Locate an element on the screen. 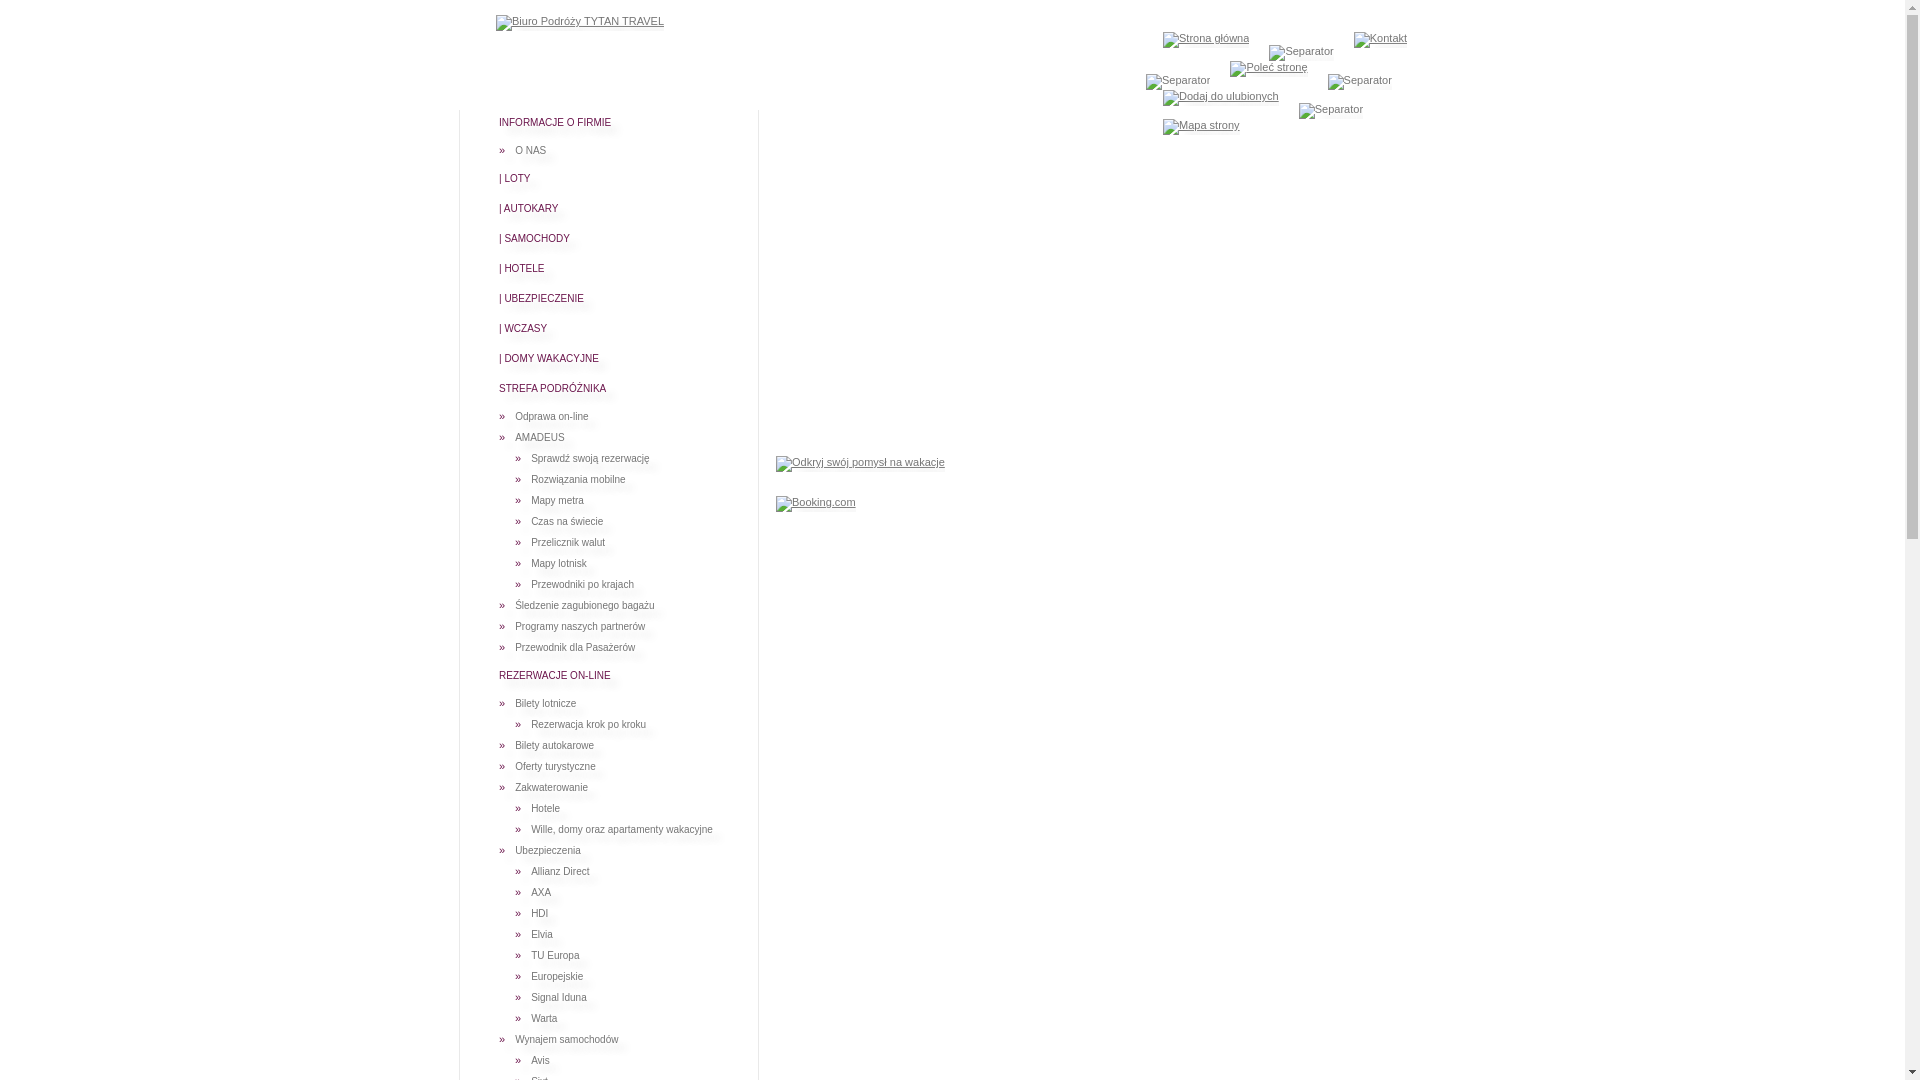  'AMADEUS' is located at coordinates (539, 437).